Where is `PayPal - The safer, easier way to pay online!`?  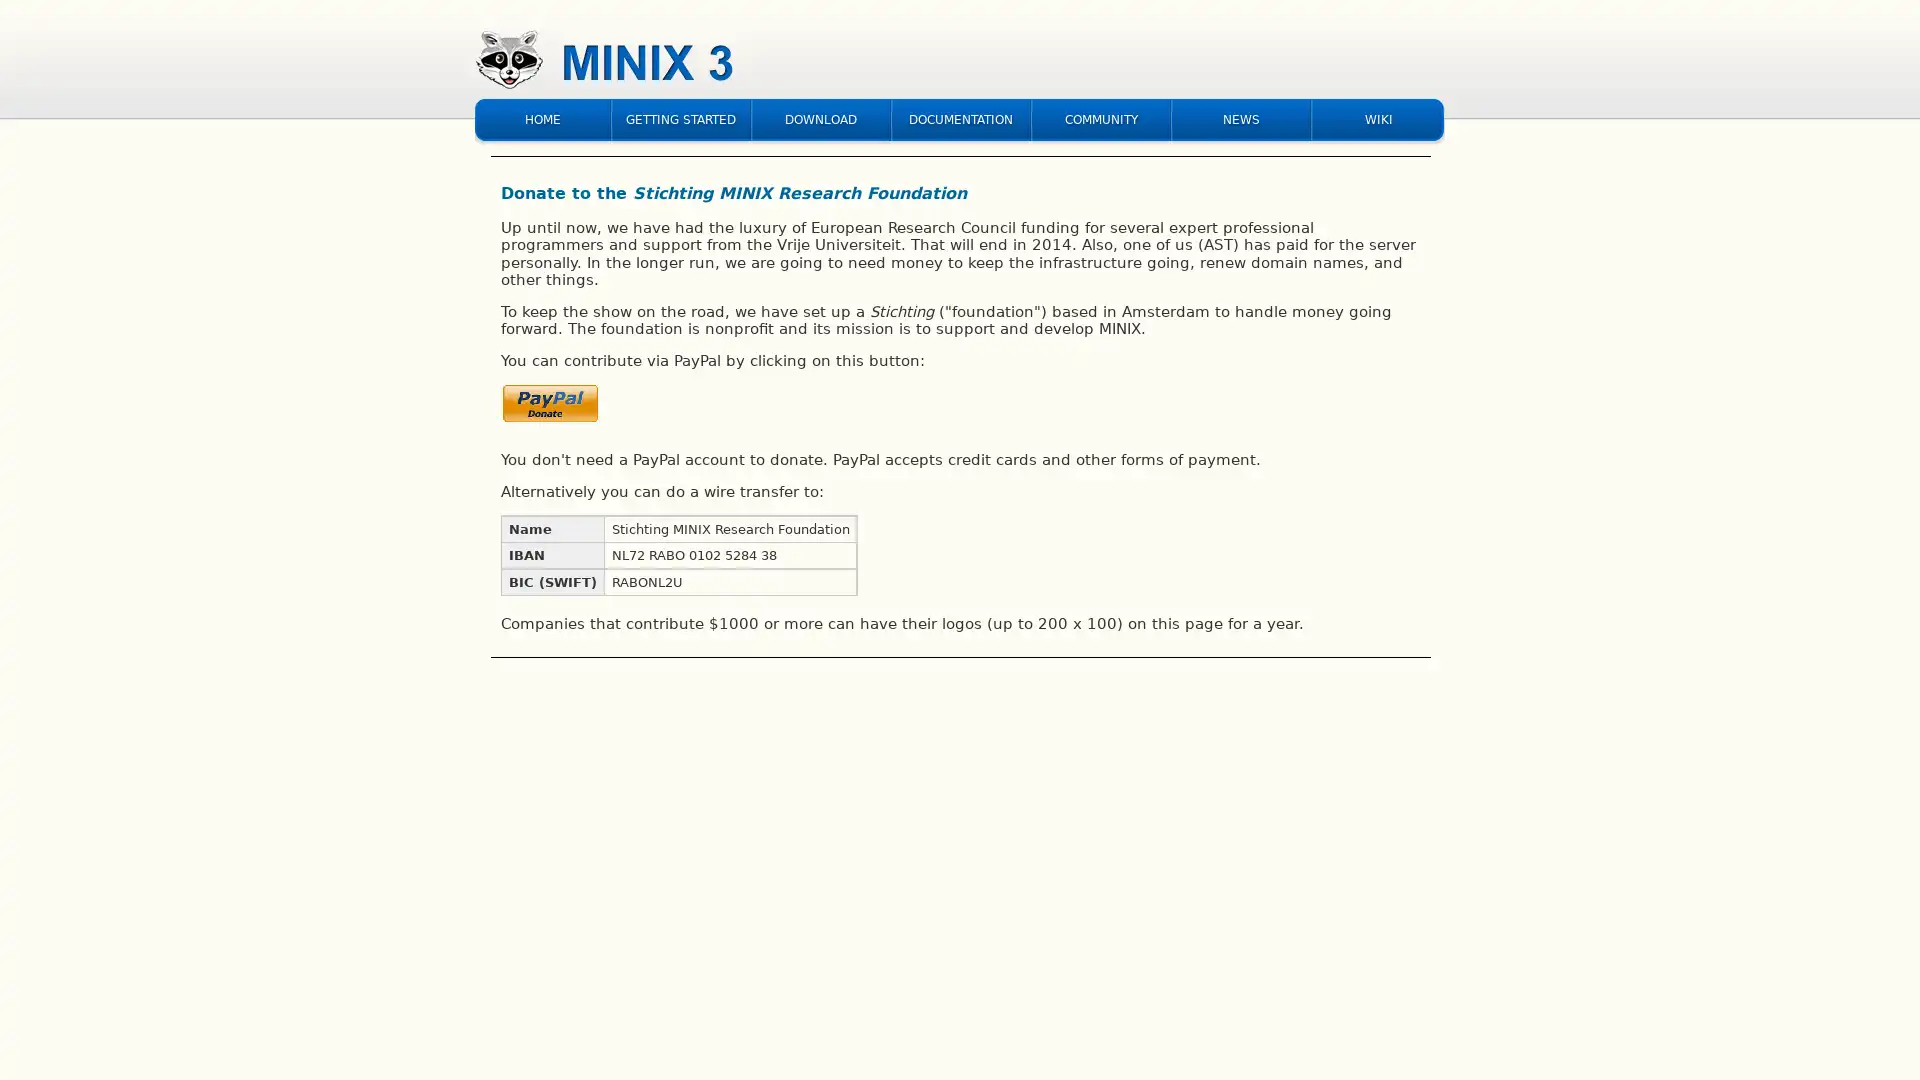
PayPal - The safer, easier way to pay online! is located at coordinates (551, 407).